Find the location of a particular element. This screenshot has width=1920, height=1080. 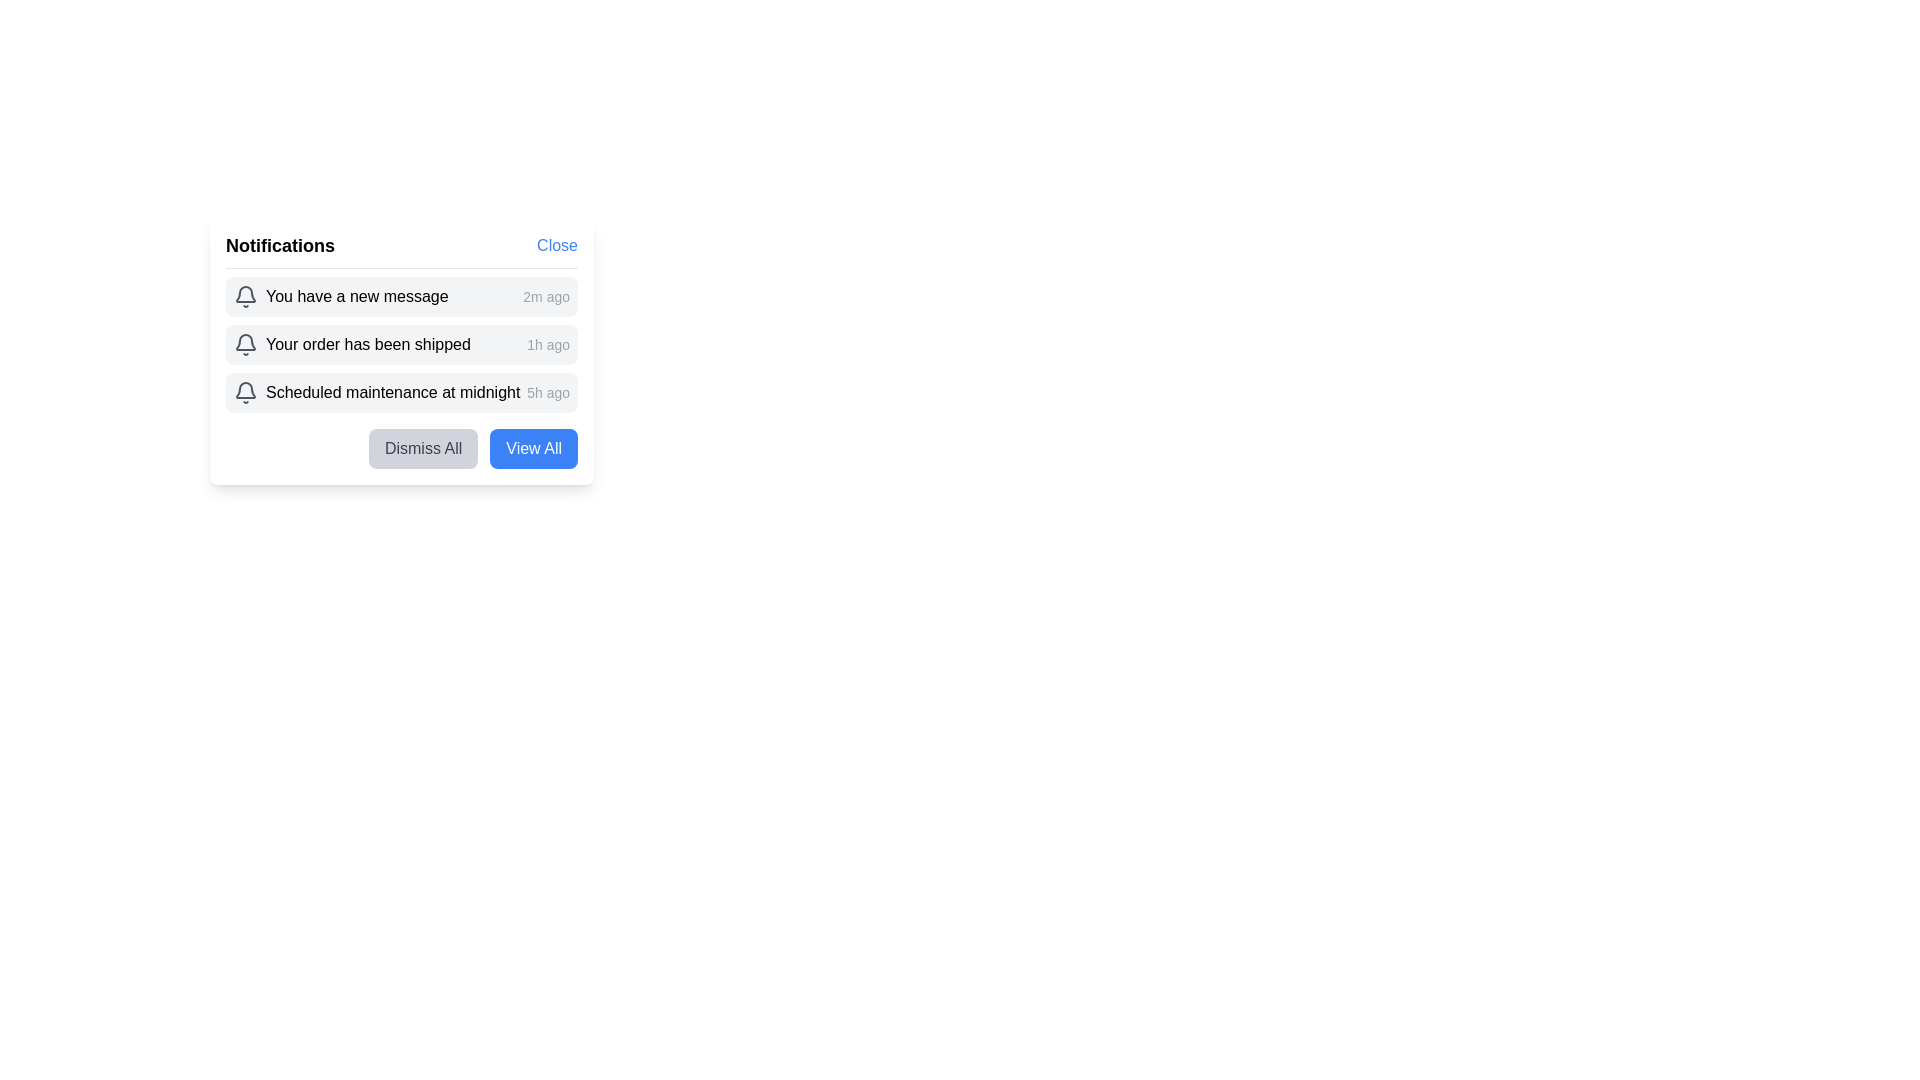

text label indicating notifications, located at the top-left corner of the panel is located at coordinates (279, 245).